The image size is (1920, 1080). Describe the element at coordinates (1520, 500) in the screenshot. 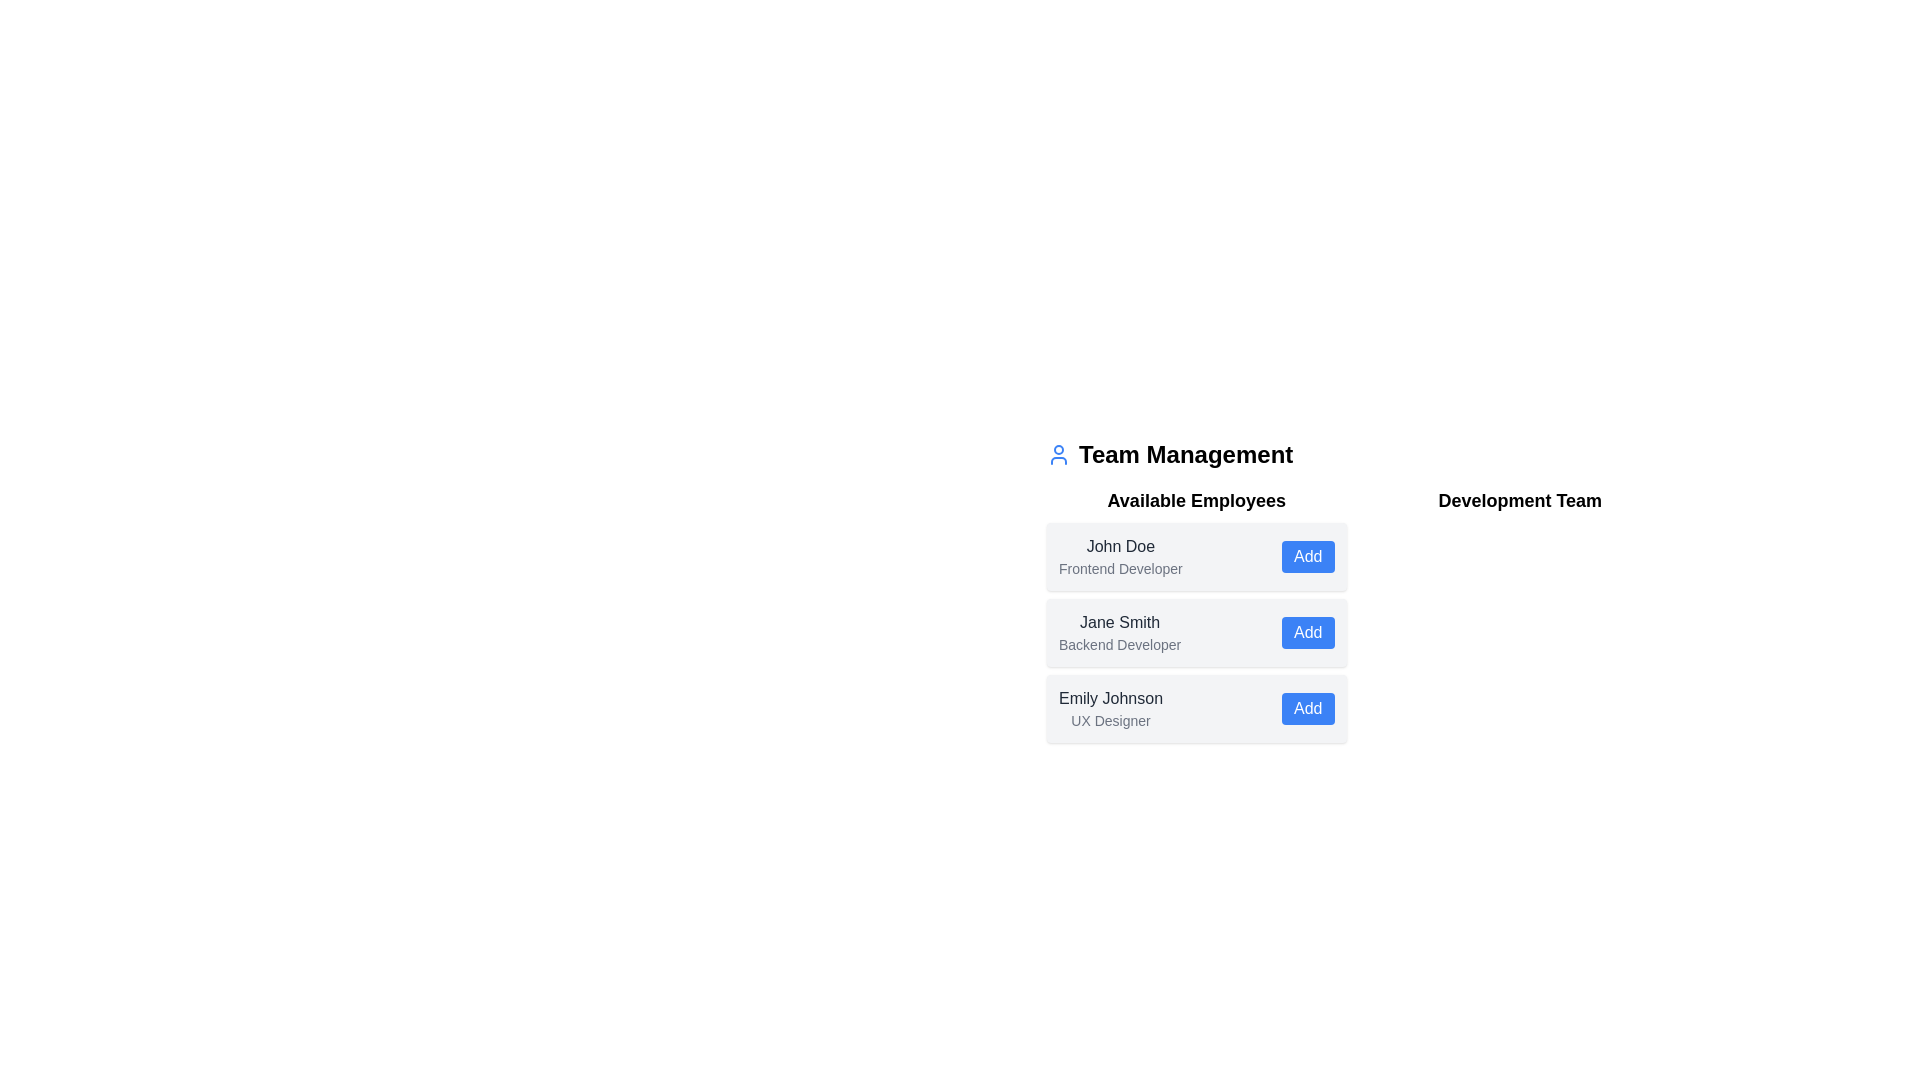

I see `the text label indicating 'Development Team', located in the top-right area of the interface` at that location.